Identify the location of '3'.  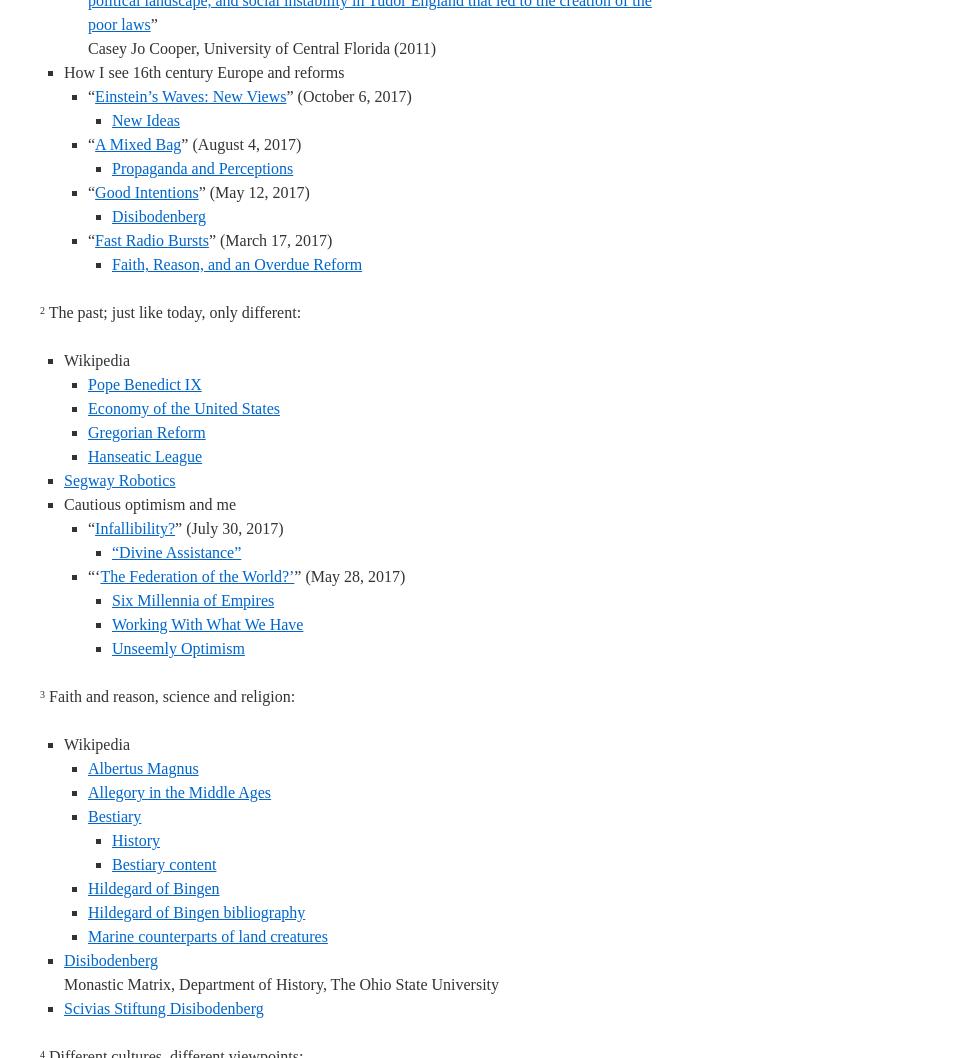
(42, 692).